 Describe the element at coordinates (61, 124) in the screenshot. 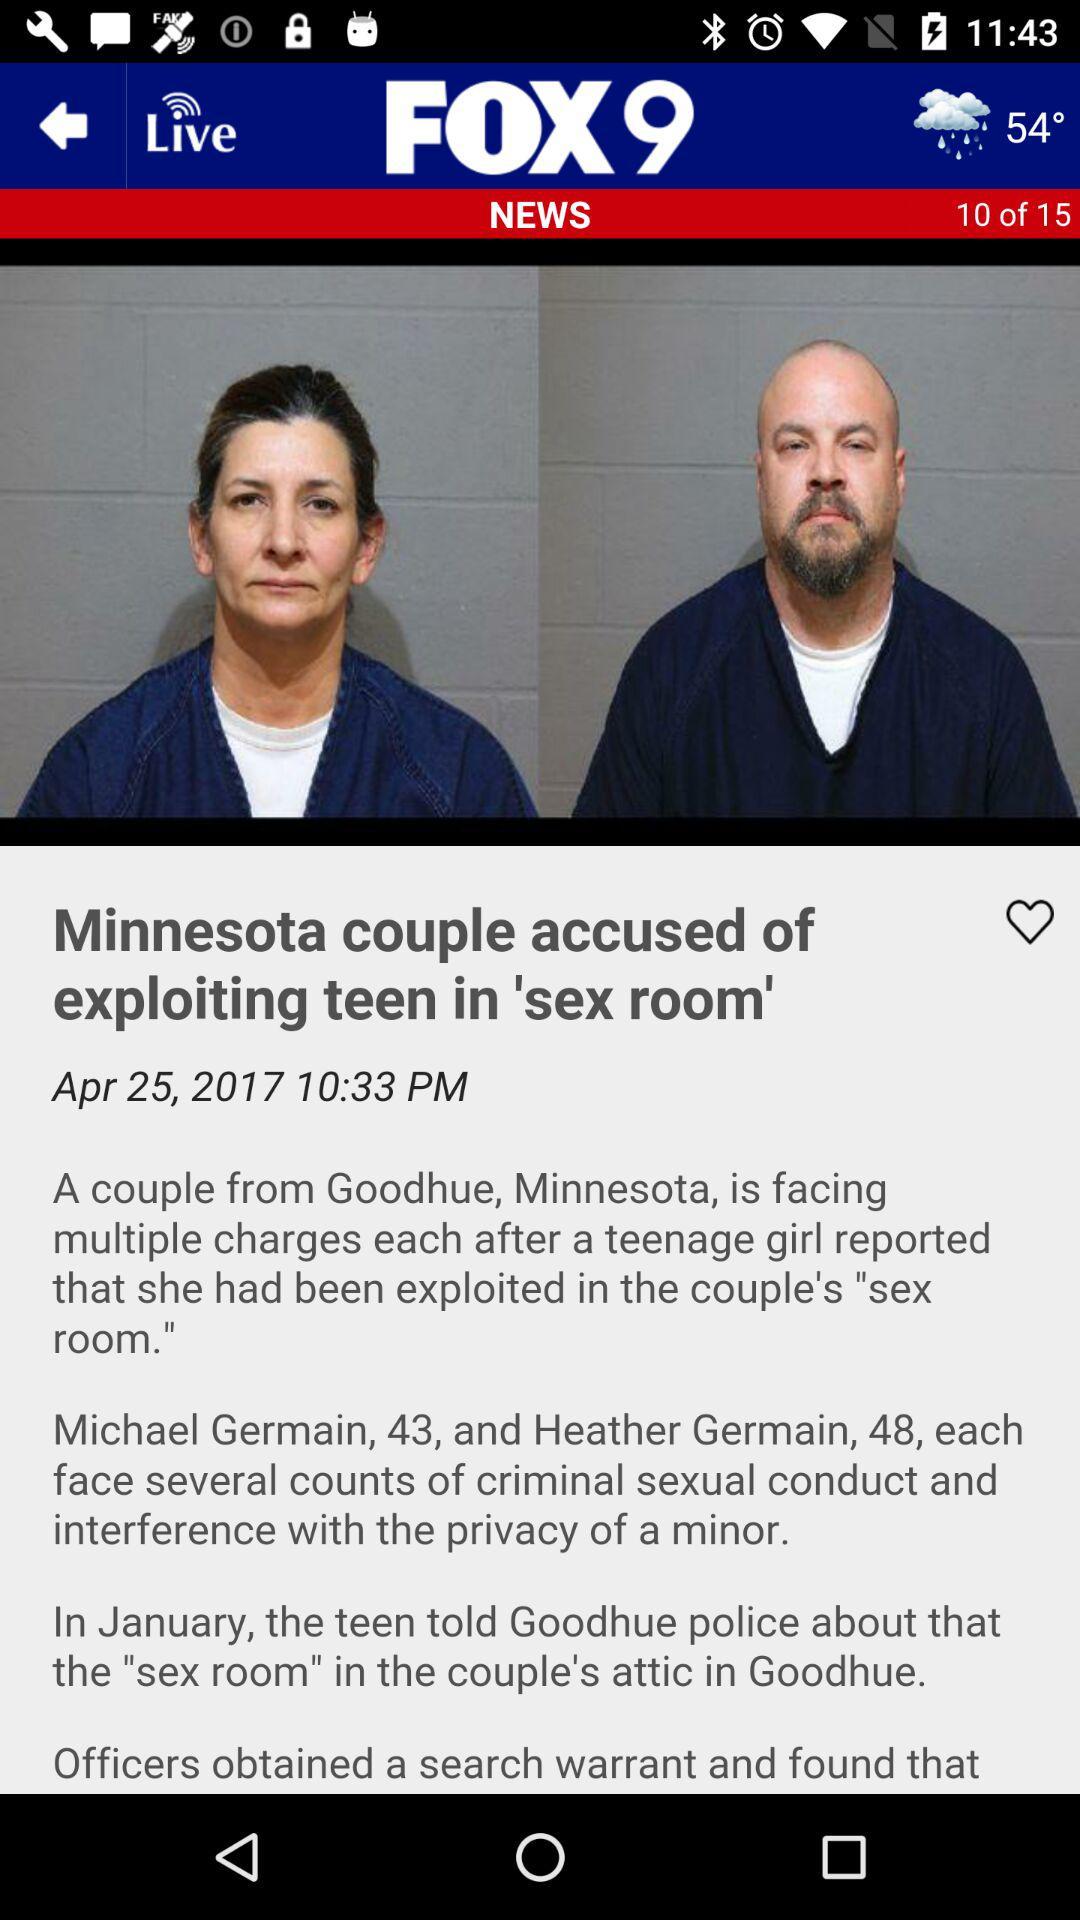

I see `go back` at that location.